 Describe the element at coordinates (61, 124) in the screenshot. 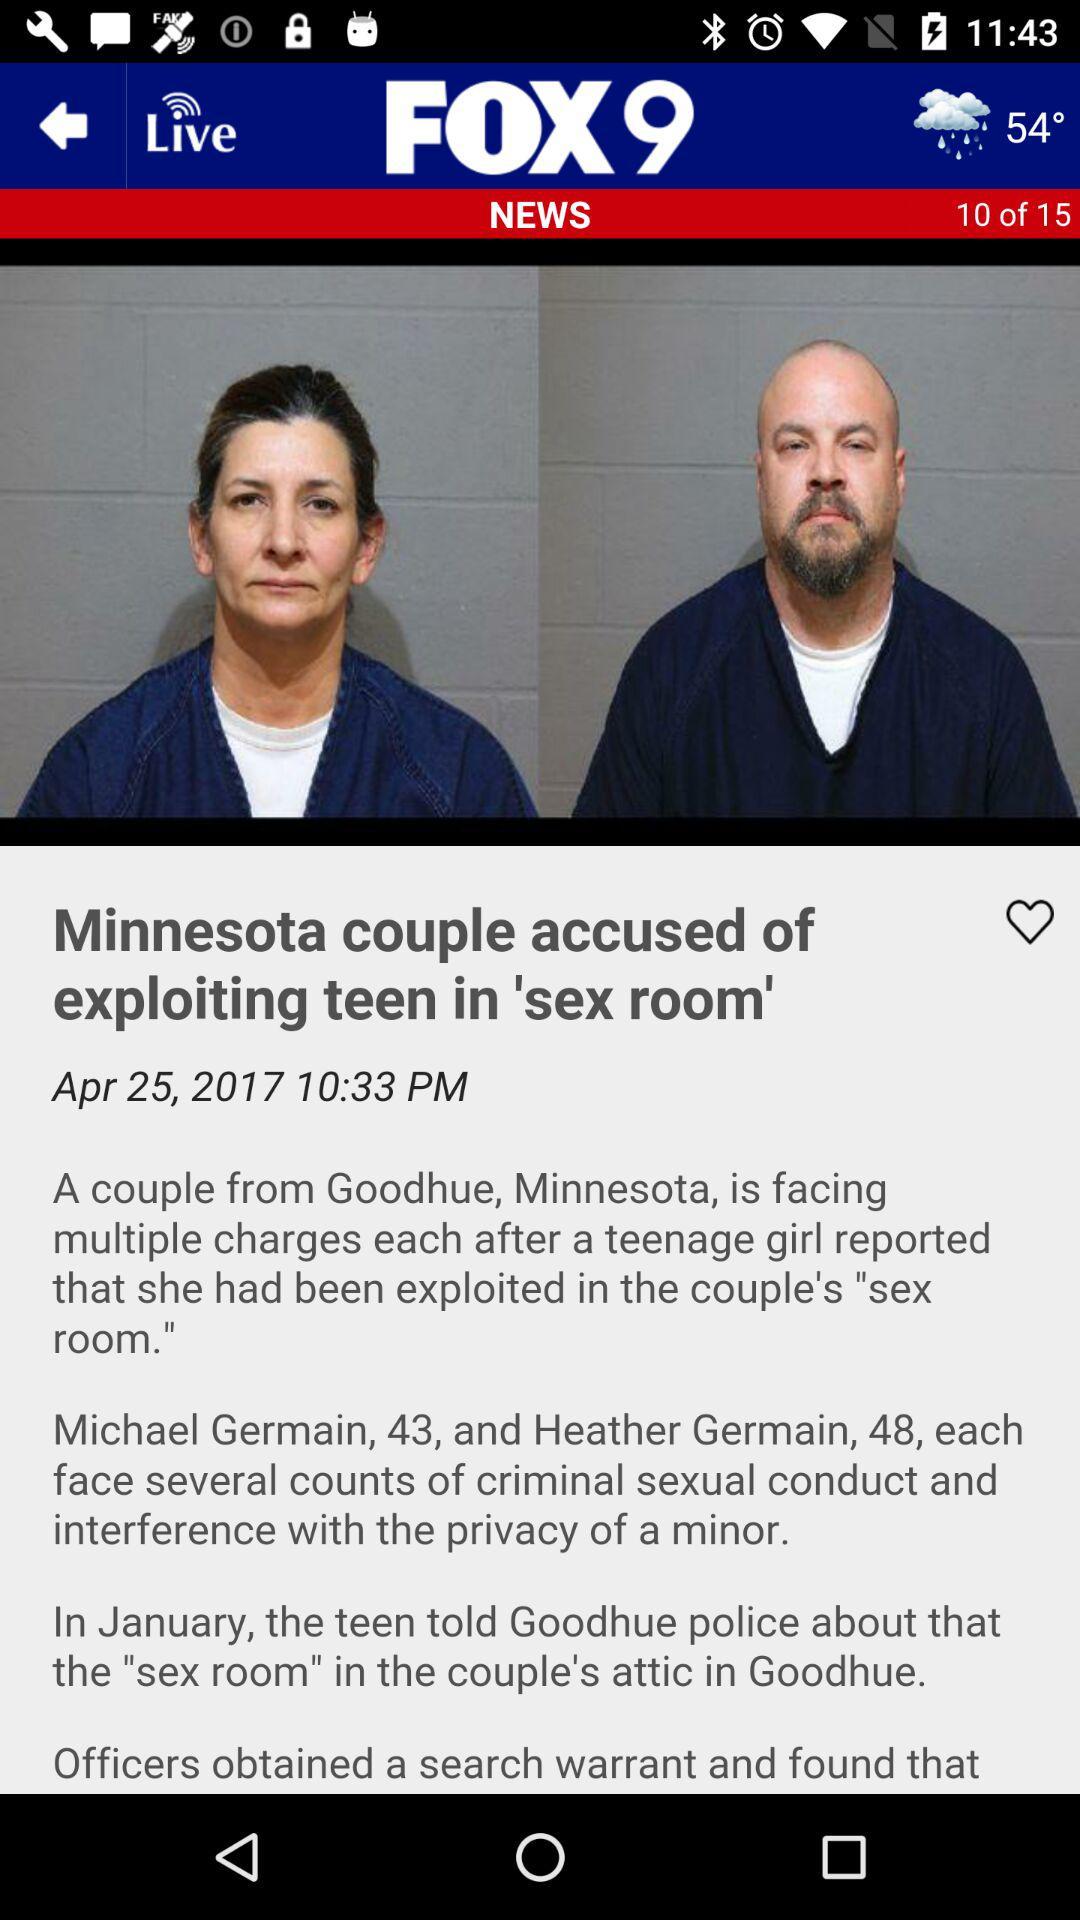

I see `go back` at that location.